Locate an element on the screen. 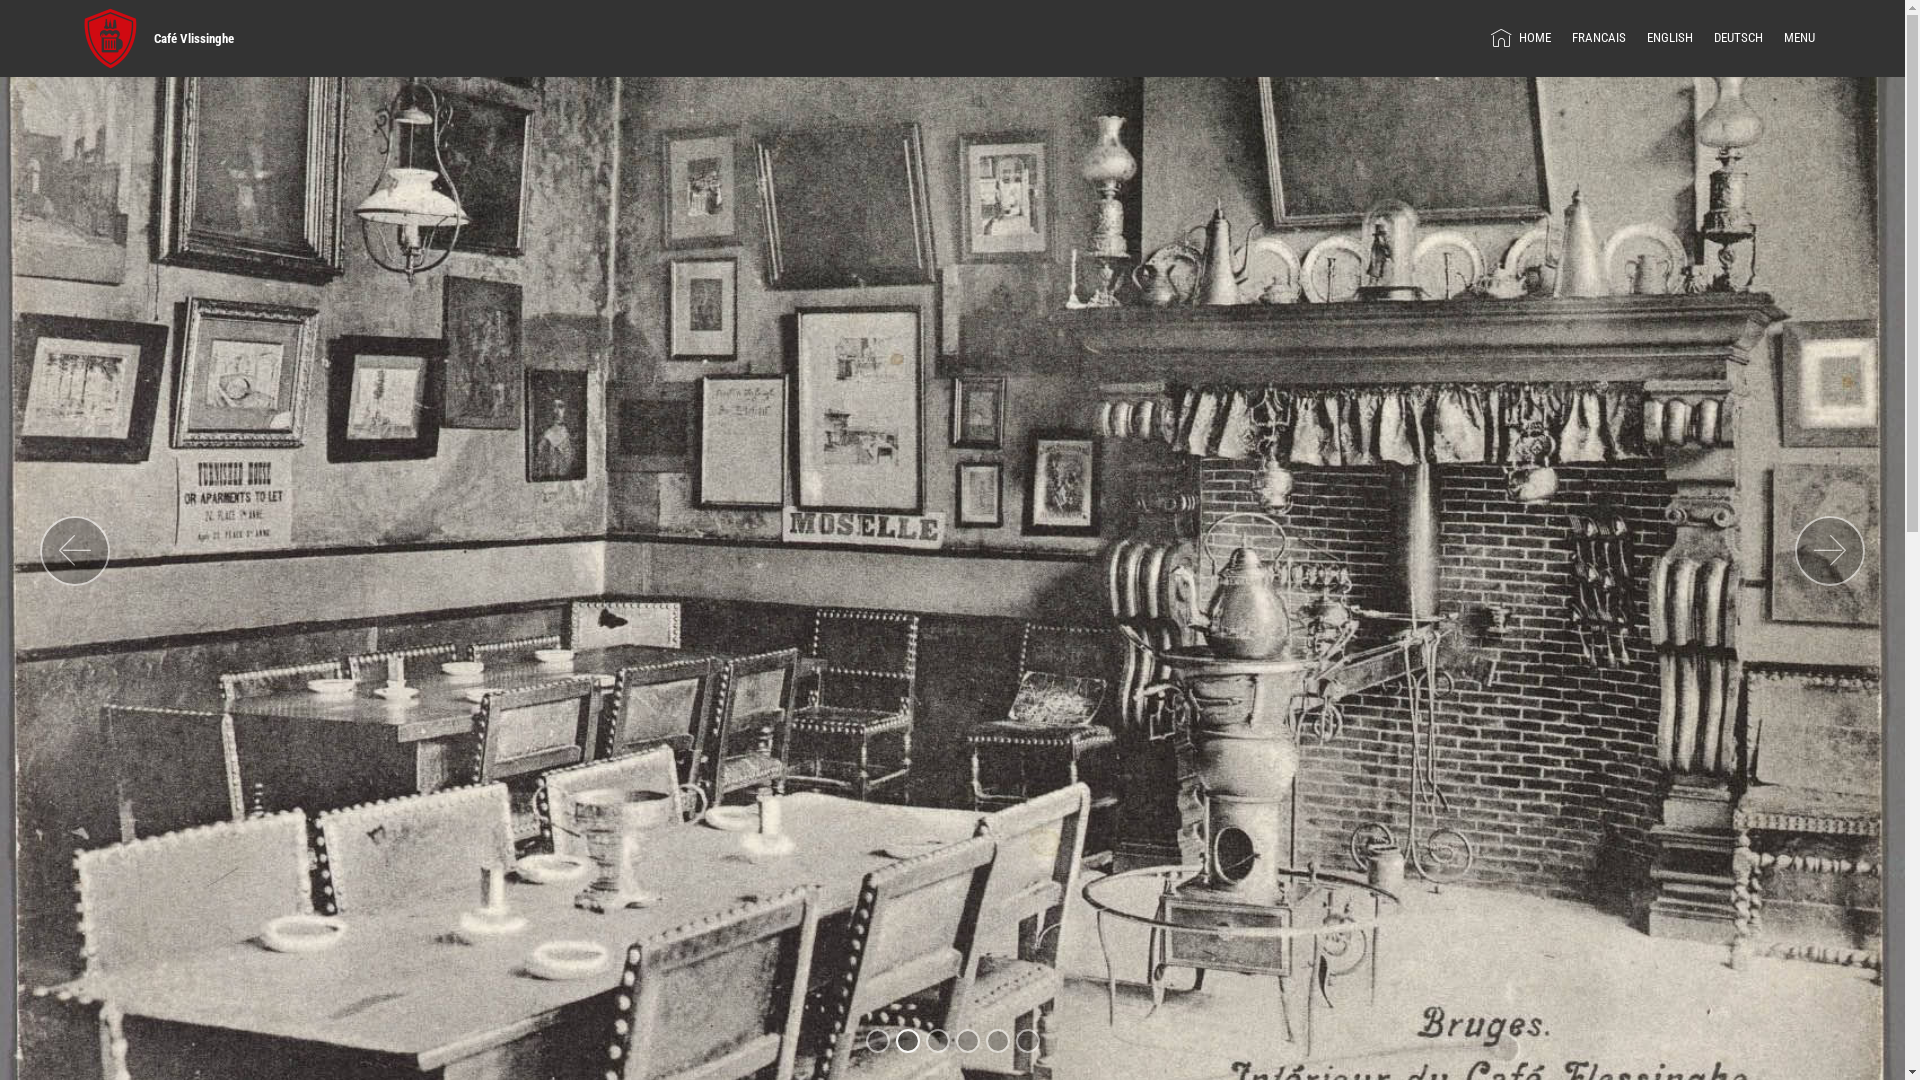 The height and width of the screenshot is (1080, 1920). 'Previous' is located at coordinates (75, 551).